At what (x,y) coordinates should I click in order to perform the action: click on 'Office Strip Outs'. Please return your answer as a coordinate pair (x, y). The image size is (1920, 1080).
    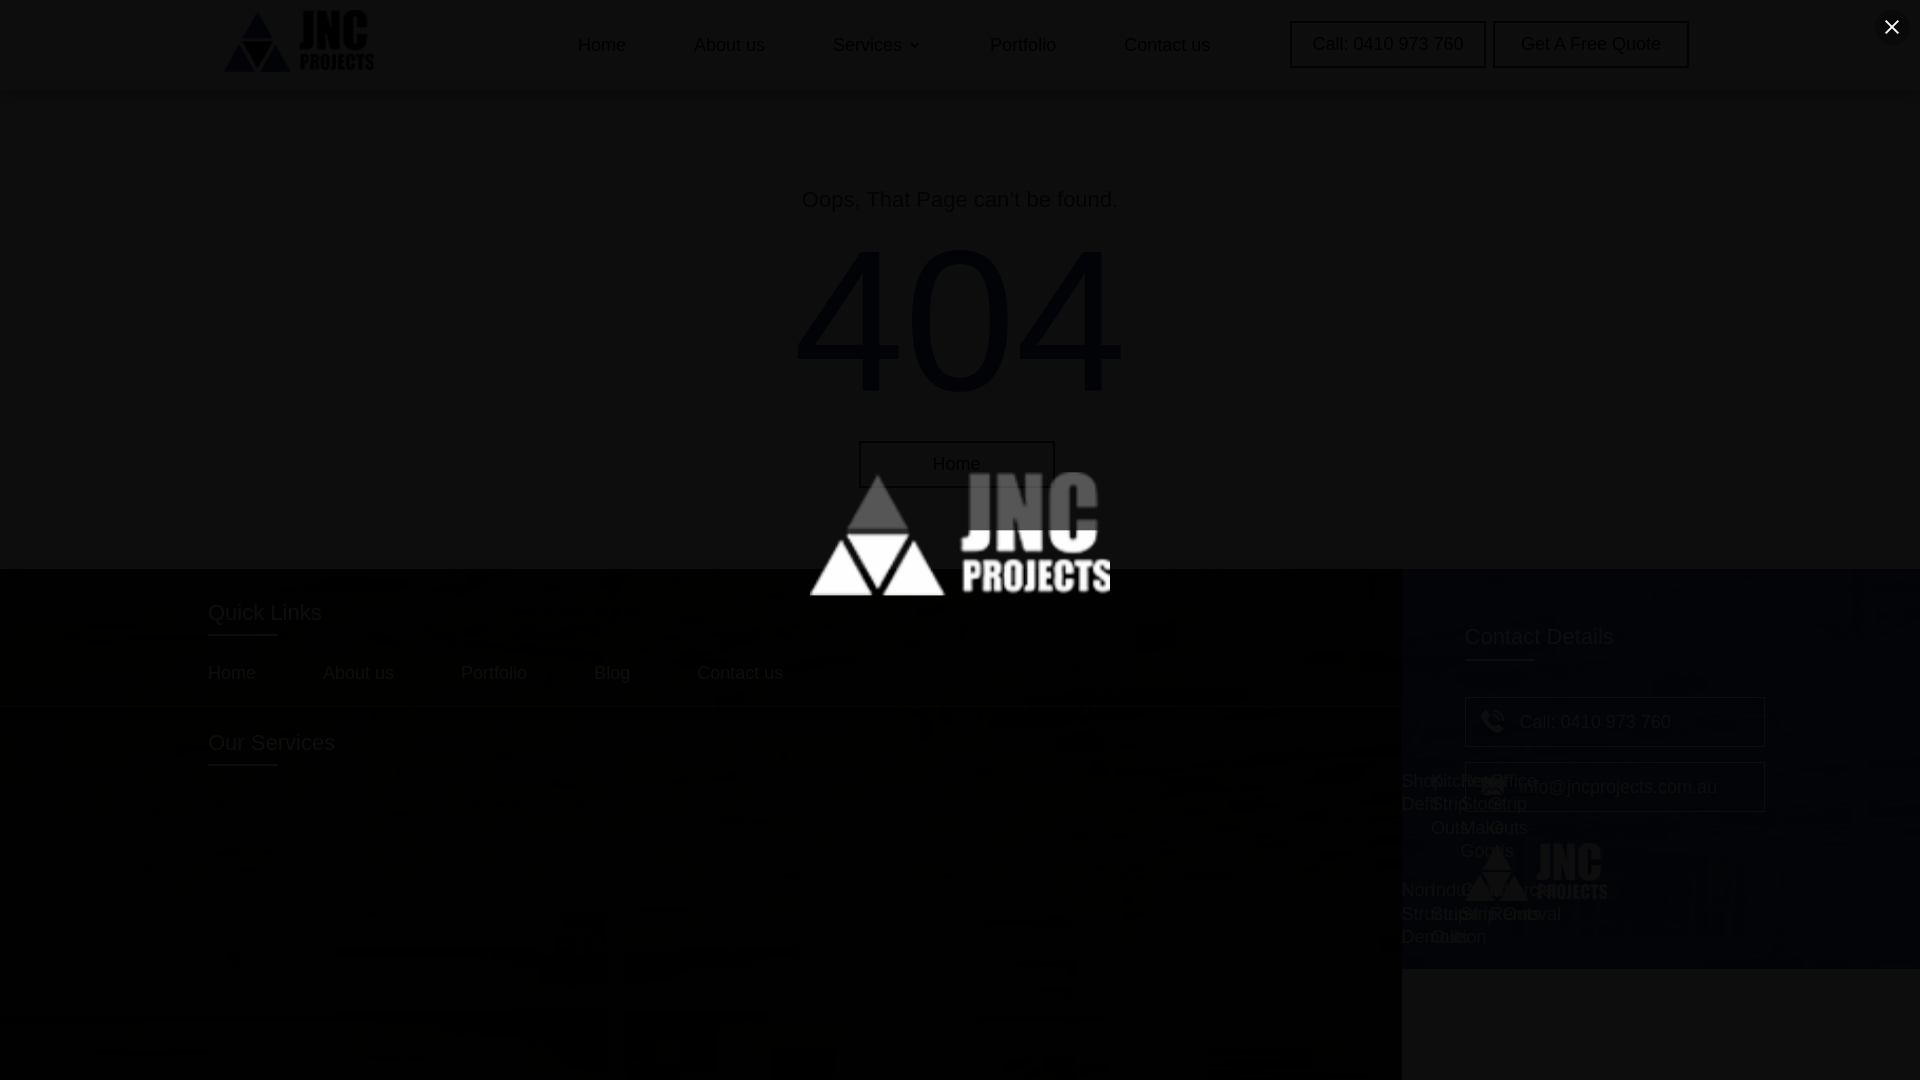
    Looking at the image, I should click on (1513, 821).